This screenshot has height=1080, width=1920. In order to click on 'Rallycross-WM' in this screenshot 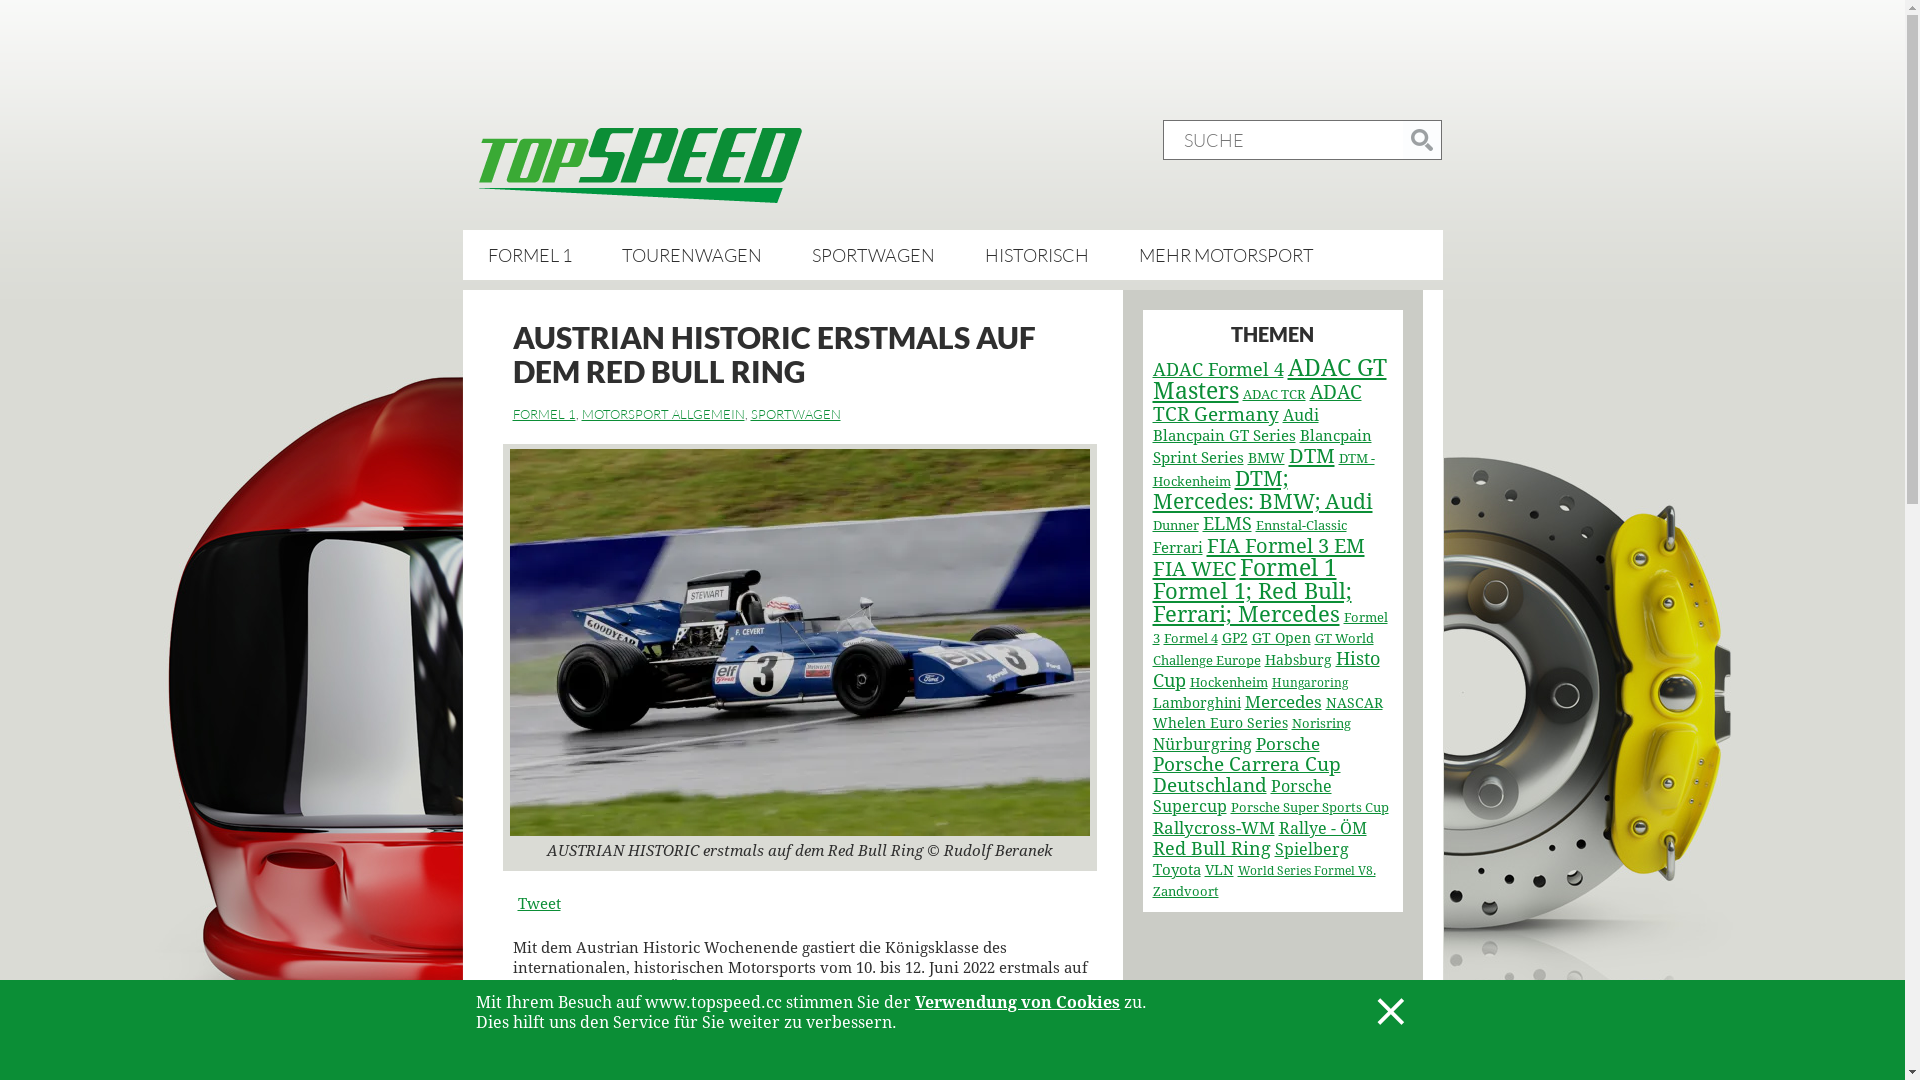, I will do `click(1212, 828)`.